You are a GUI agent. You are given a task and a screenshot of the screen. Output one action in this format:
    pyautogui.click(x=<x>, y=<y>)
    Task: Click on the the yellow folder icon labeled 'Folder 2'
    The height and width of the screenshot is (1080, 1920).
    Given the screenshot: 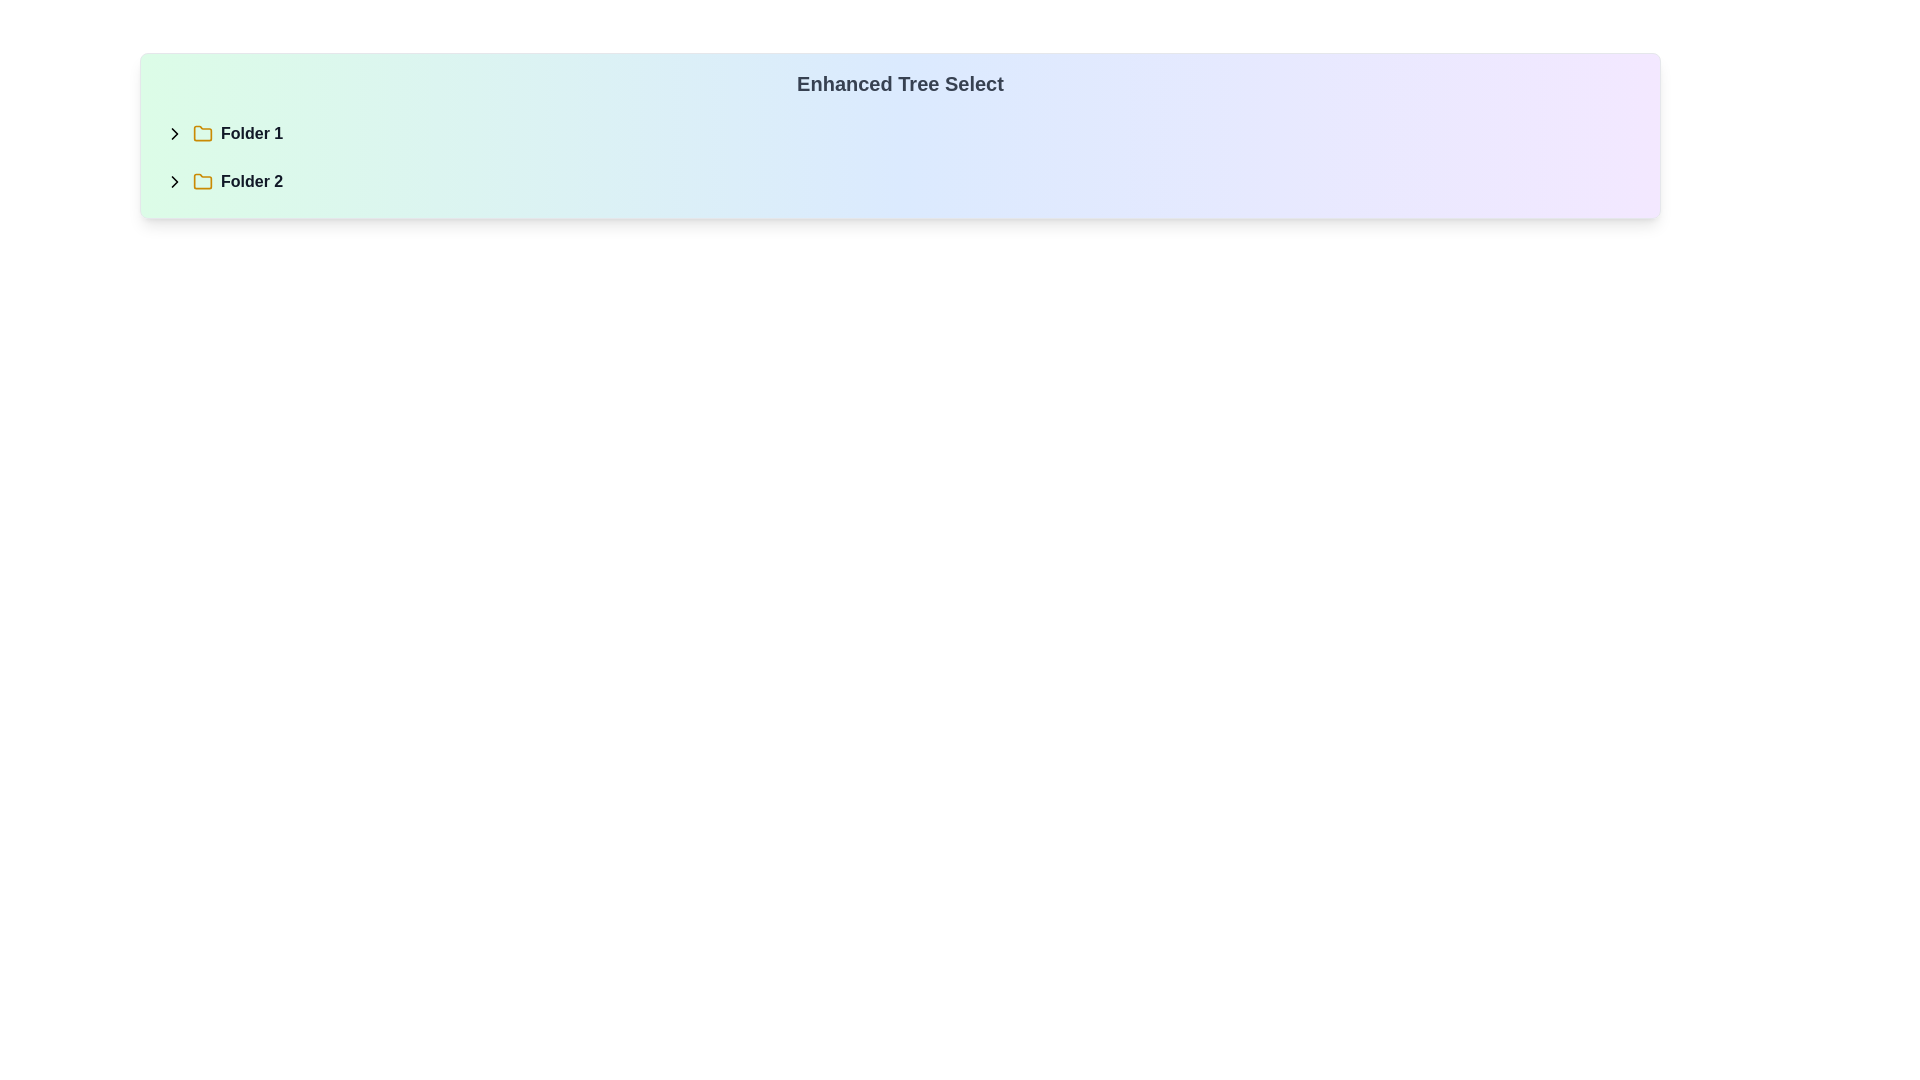 What is the action you would take?
    pyautogui.click(x=202, y=181)
    